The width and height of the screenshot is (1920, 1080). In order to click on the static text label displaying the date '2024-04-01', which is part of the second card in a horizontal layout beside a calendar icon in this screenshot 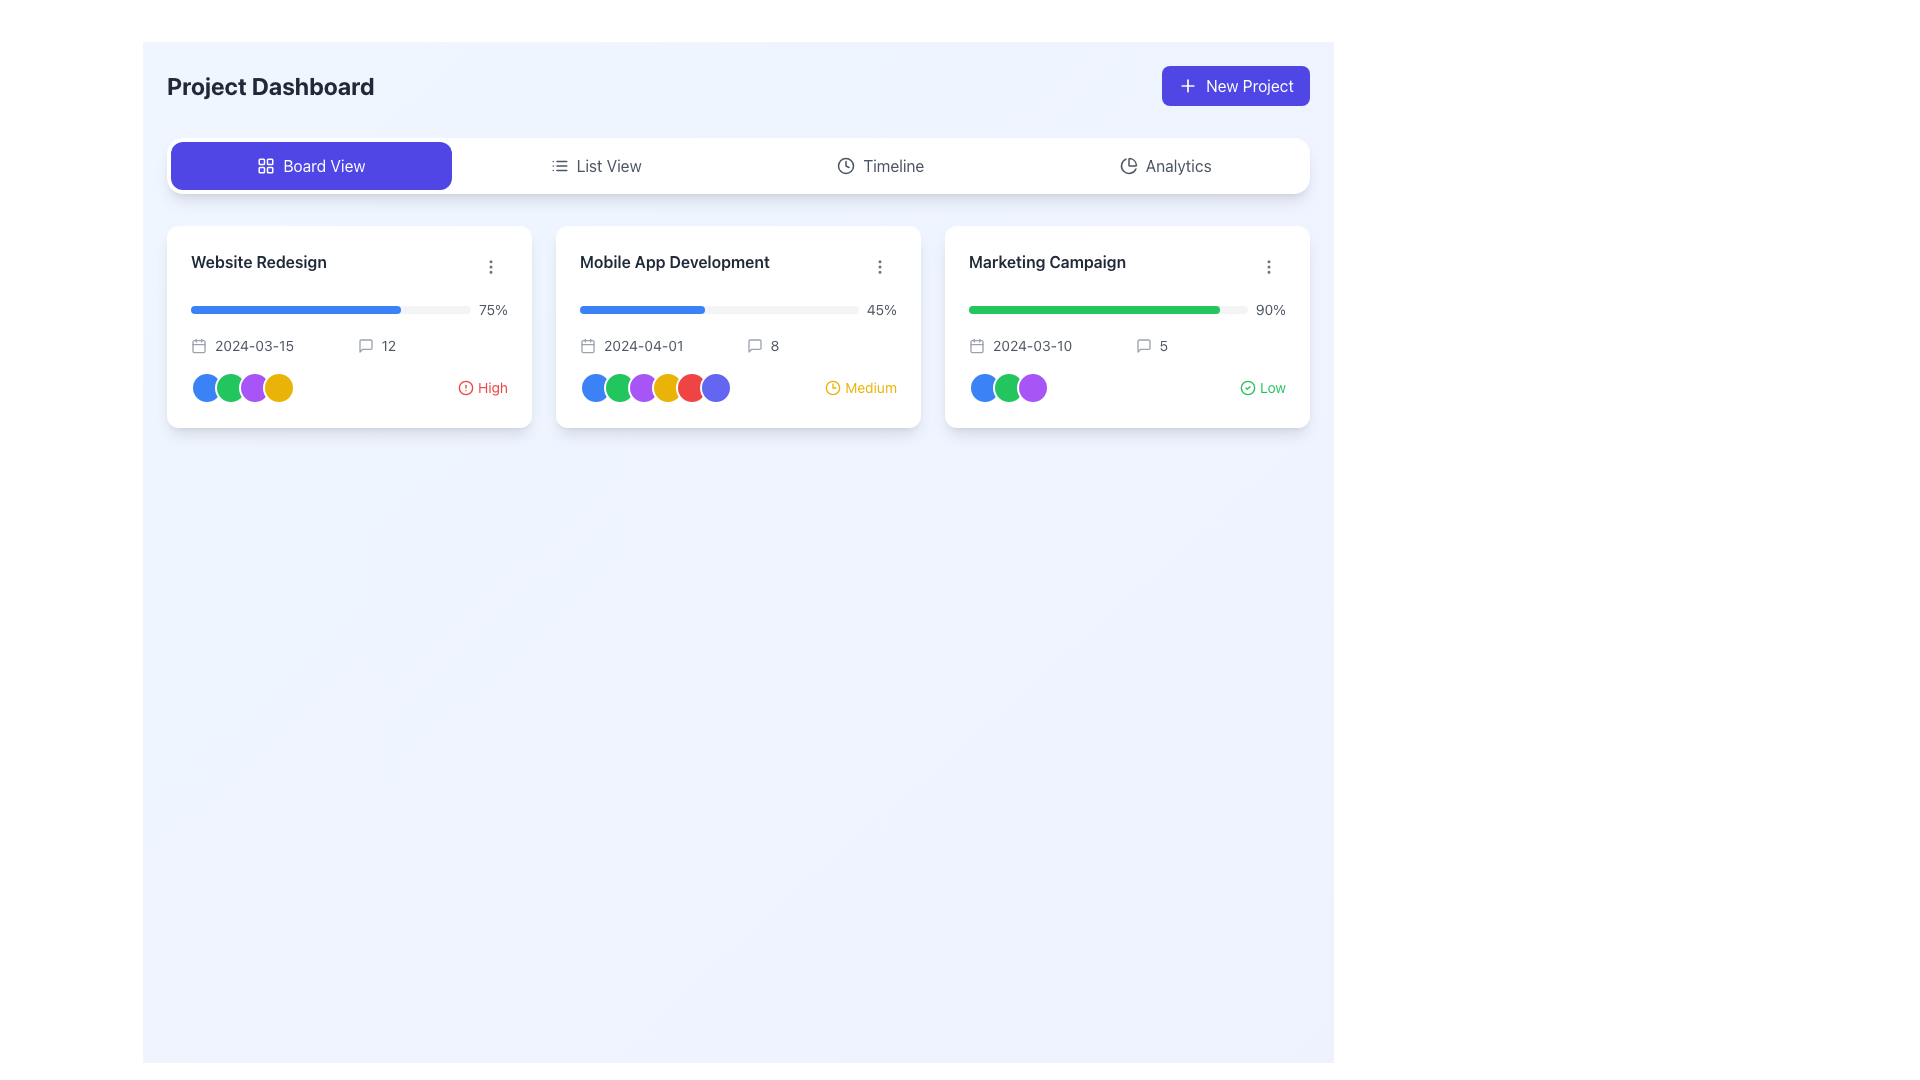, I will do `click(643, 345)`.